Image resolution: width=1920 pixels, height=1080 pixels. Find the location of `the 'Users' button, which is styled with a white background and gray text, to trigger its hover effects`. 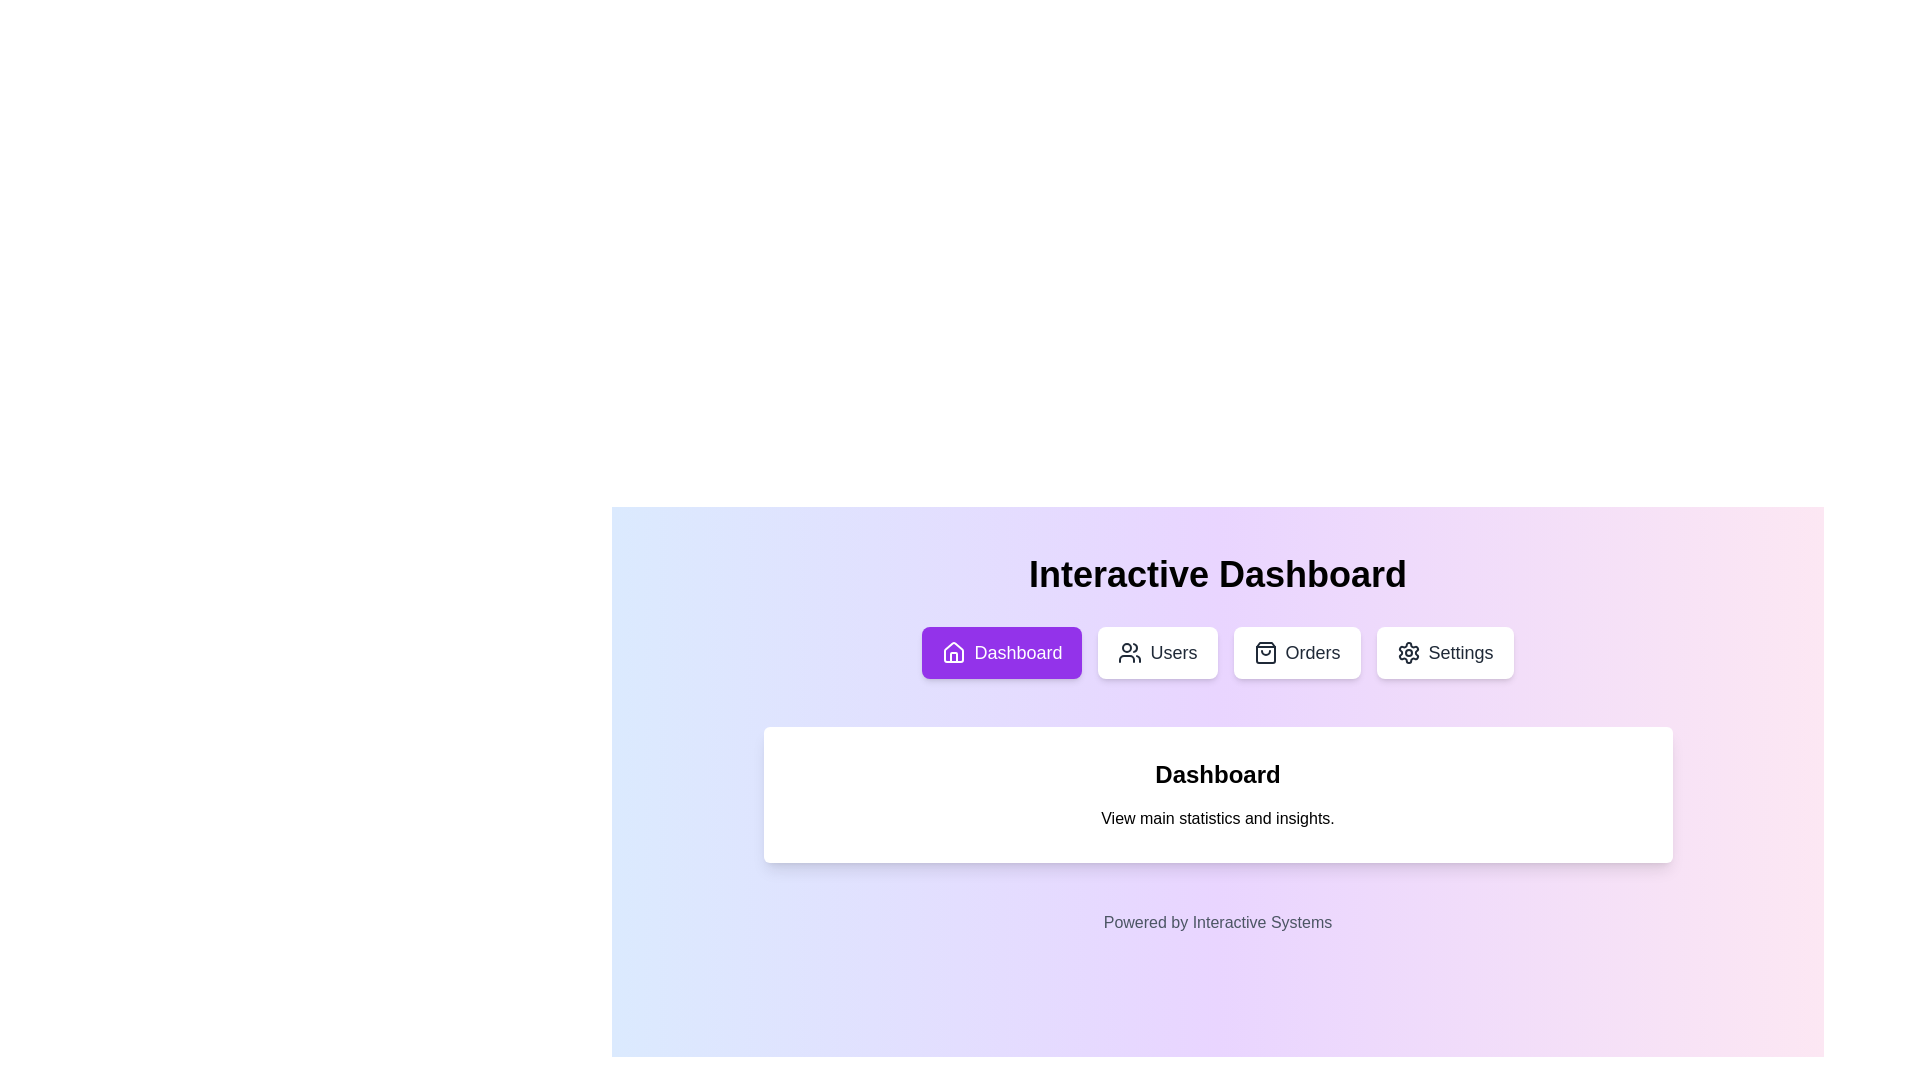

the 'Users' button, which is styled with a white background and gray text, to trigger its hover effects is located at coordinates (1157, 652).